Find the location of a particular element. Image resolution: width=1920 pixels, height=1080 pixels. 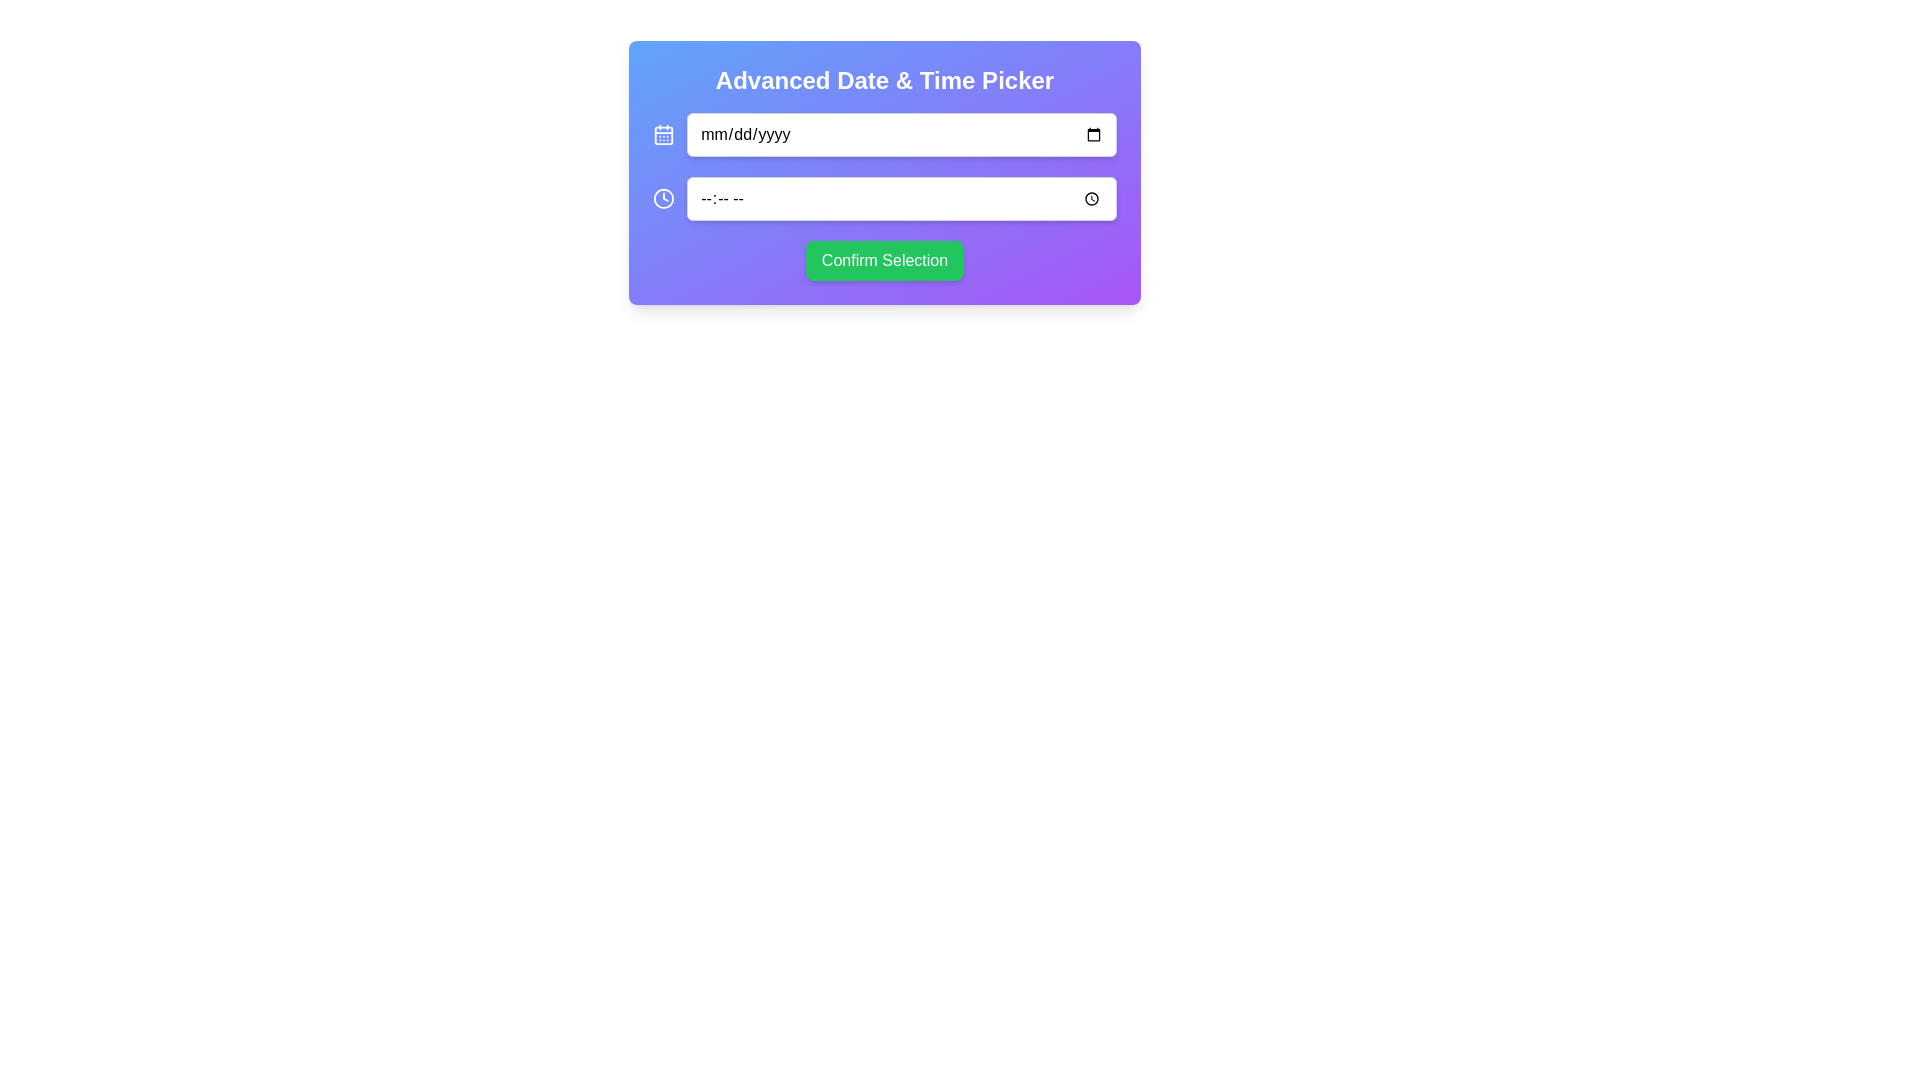

to focus on the time input field, which is located below the date input field and above the Confirm Selection button in the Advanced Date & Time Picker interface is located at coordinates (883, 199).